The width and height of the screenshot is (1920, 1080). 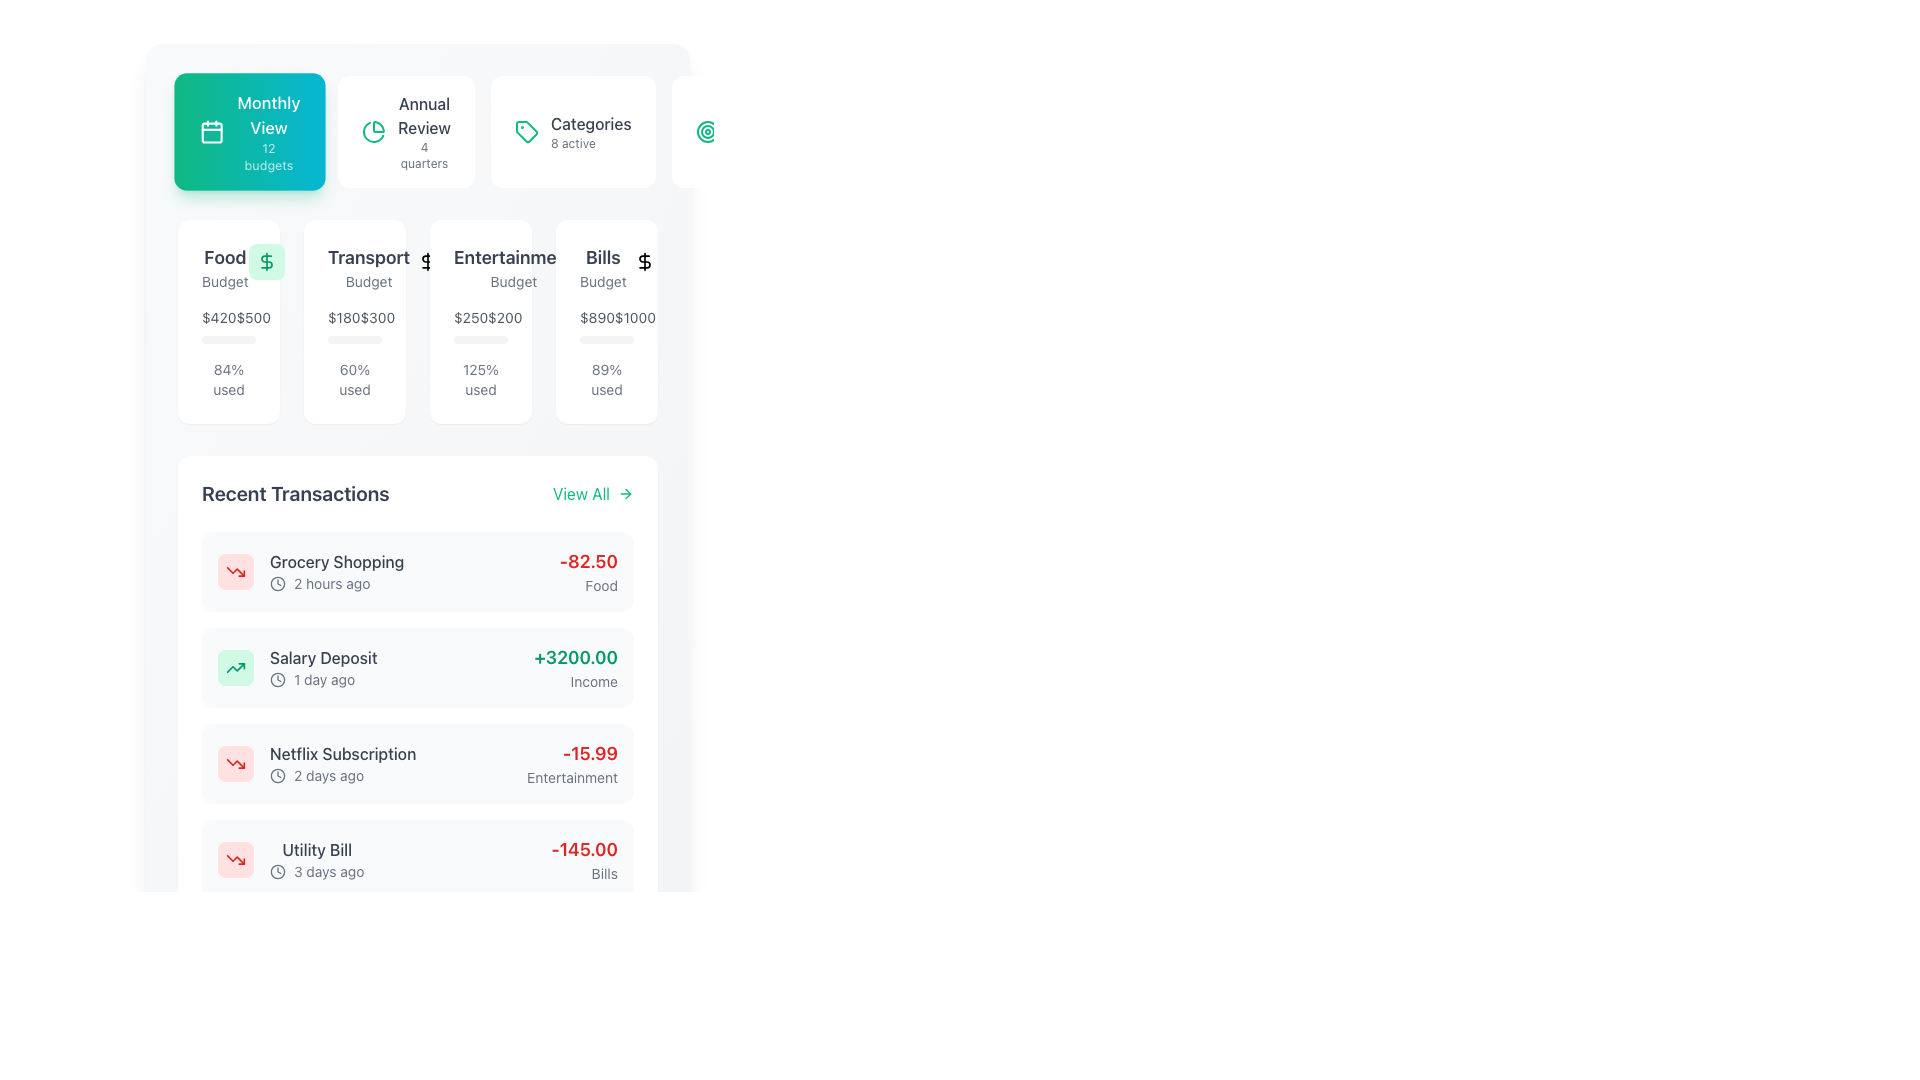 What do you see at coordinates (605, 266) in the screenshot?
I see `the text label indicating the 'Bills' budget section, which is located at the rightmost position in the top row of budget category cards` at bounding box center [605, 266].